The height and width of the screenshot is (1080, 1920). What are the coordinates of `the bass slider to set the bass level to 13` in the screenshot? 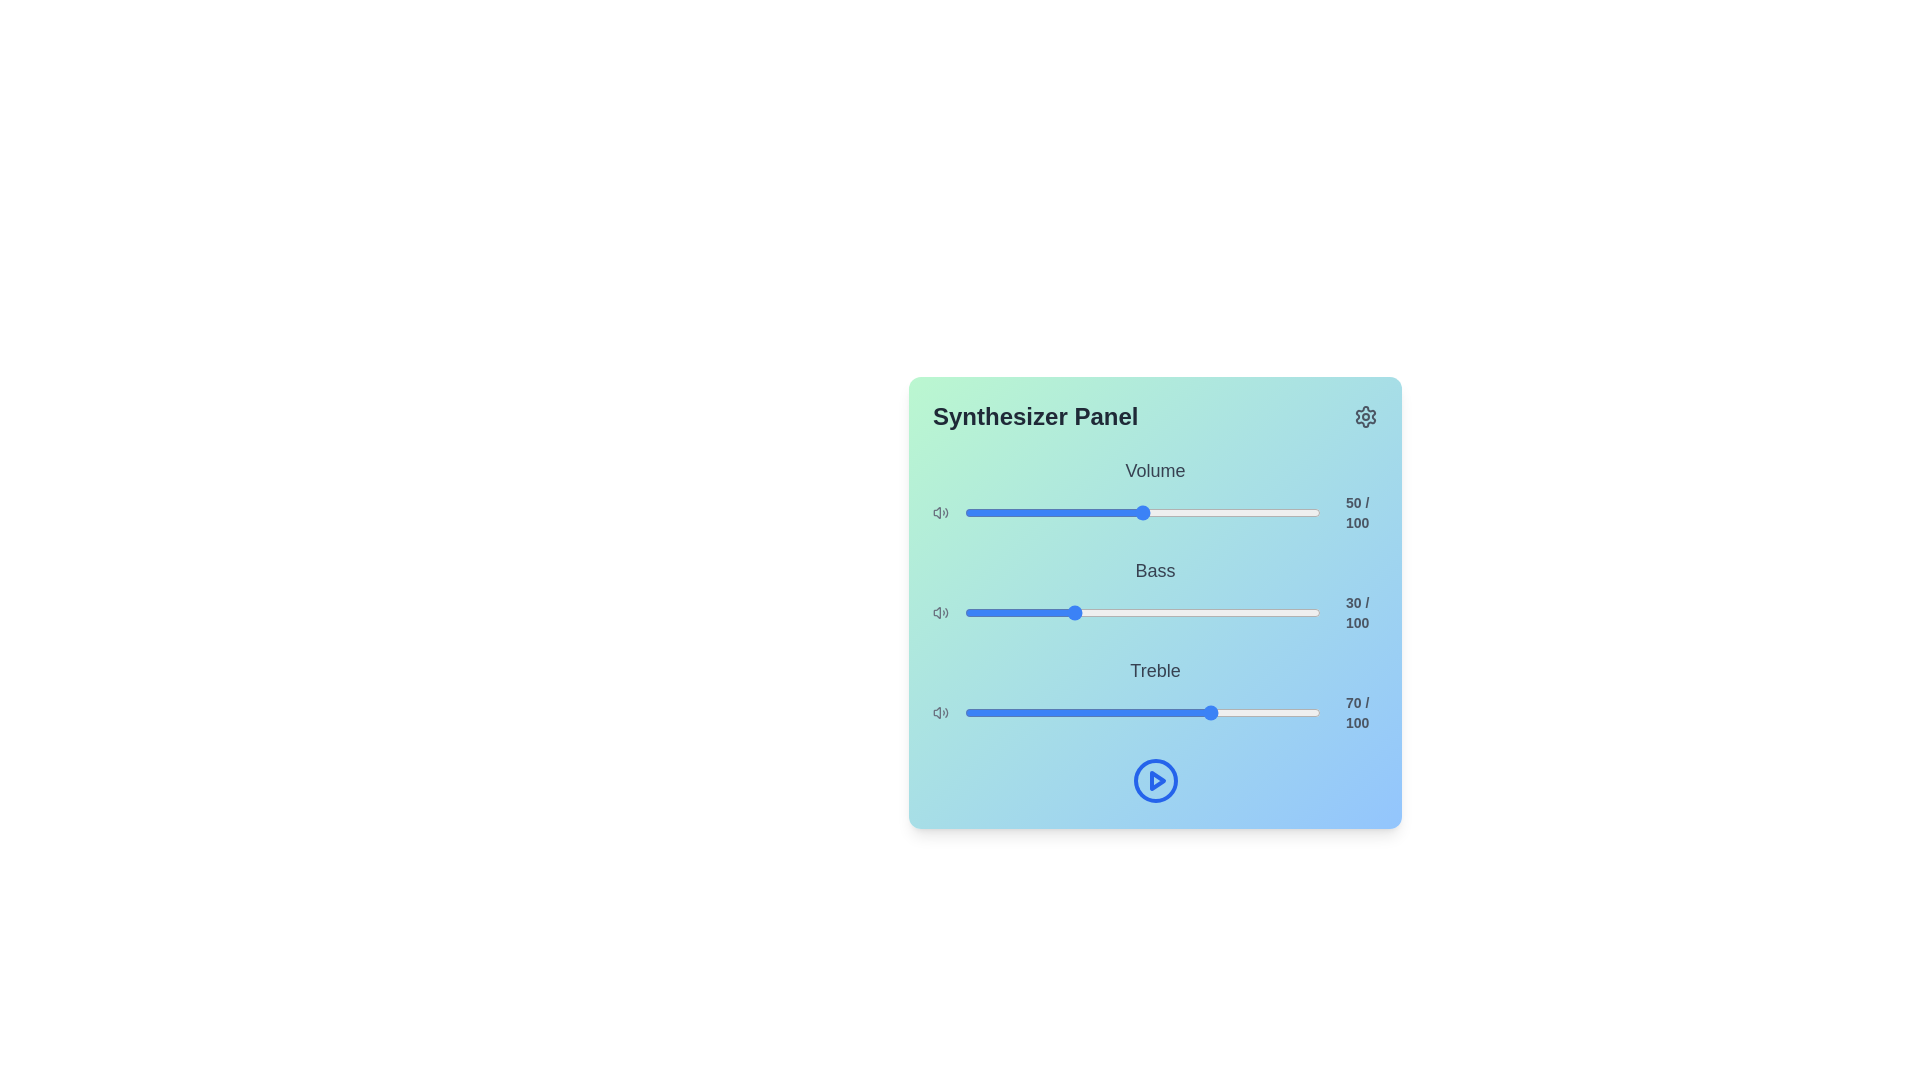 It's located at (1011, 612).